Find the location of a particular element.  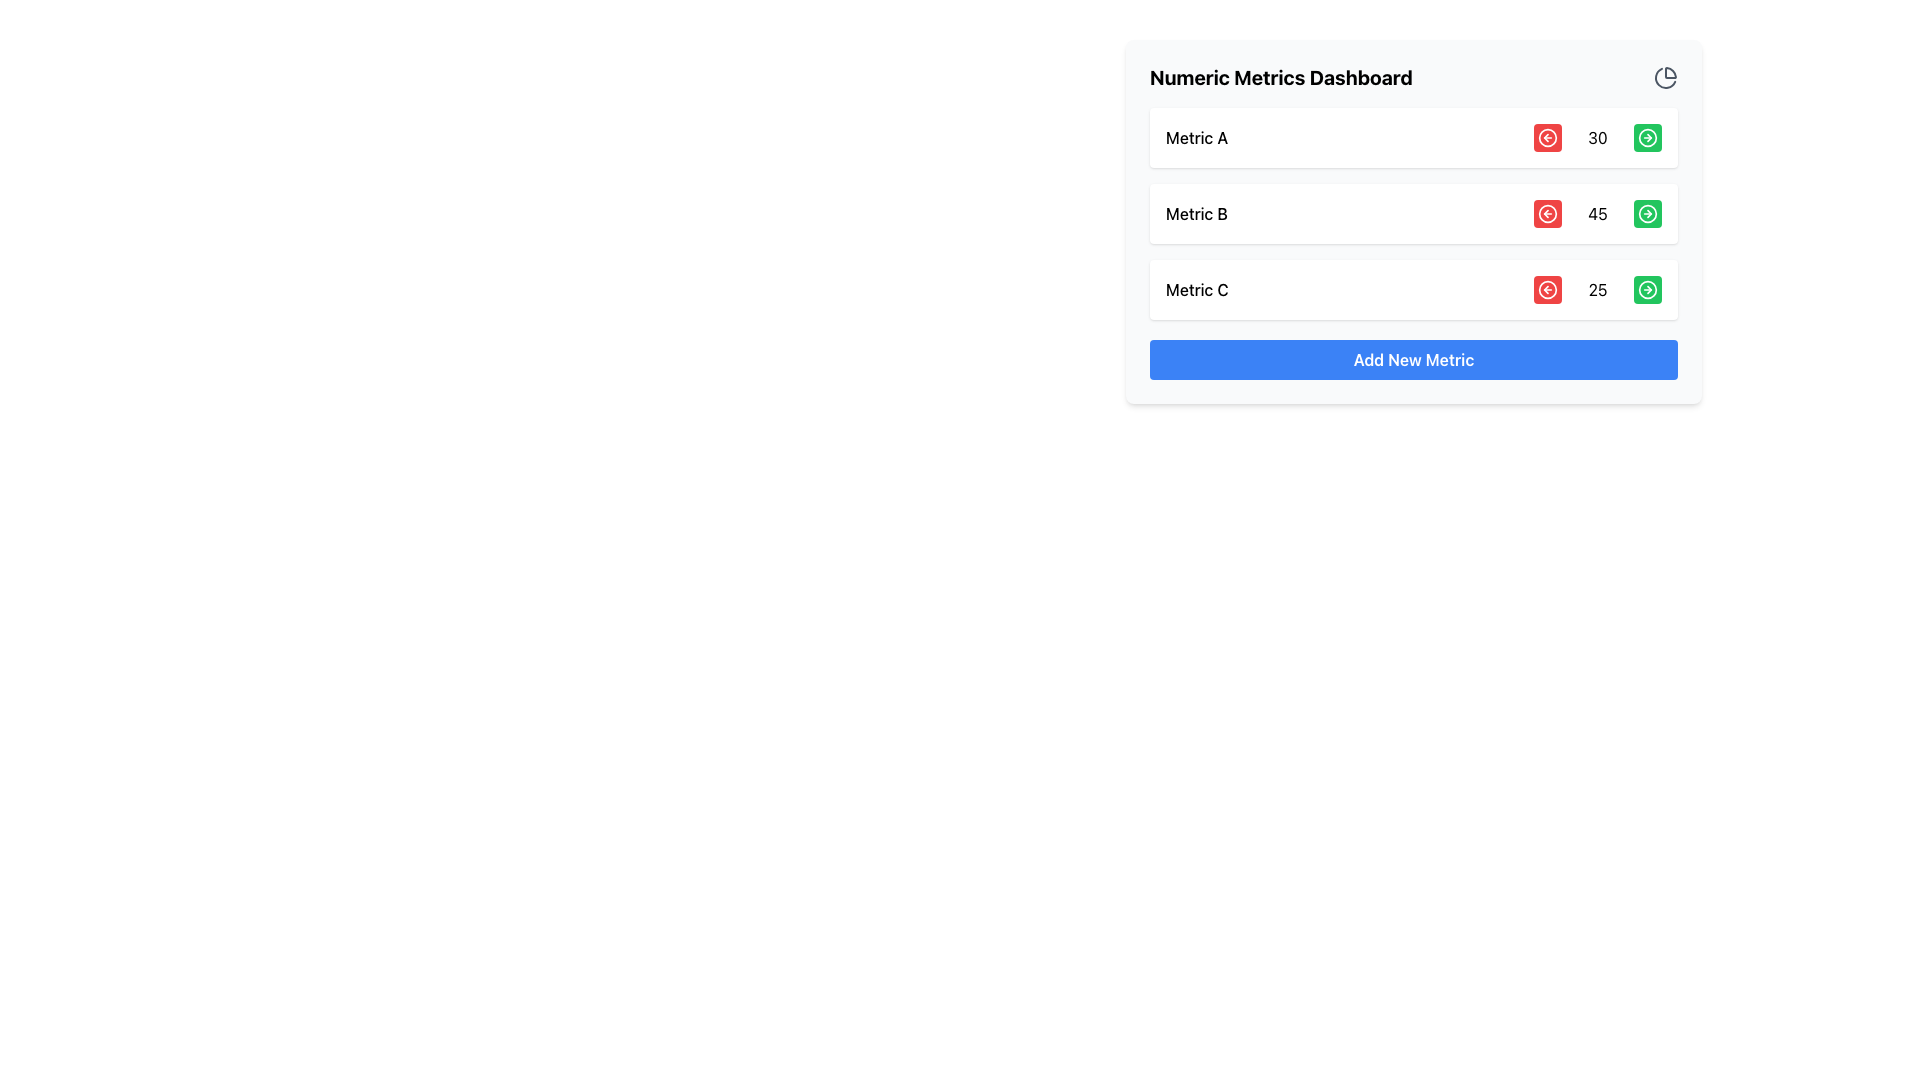

the text label for 'Metric B' located on the left side of the second item in the 'Numeric Metrics Dashboard' list is located at coordinates (1196, 213).